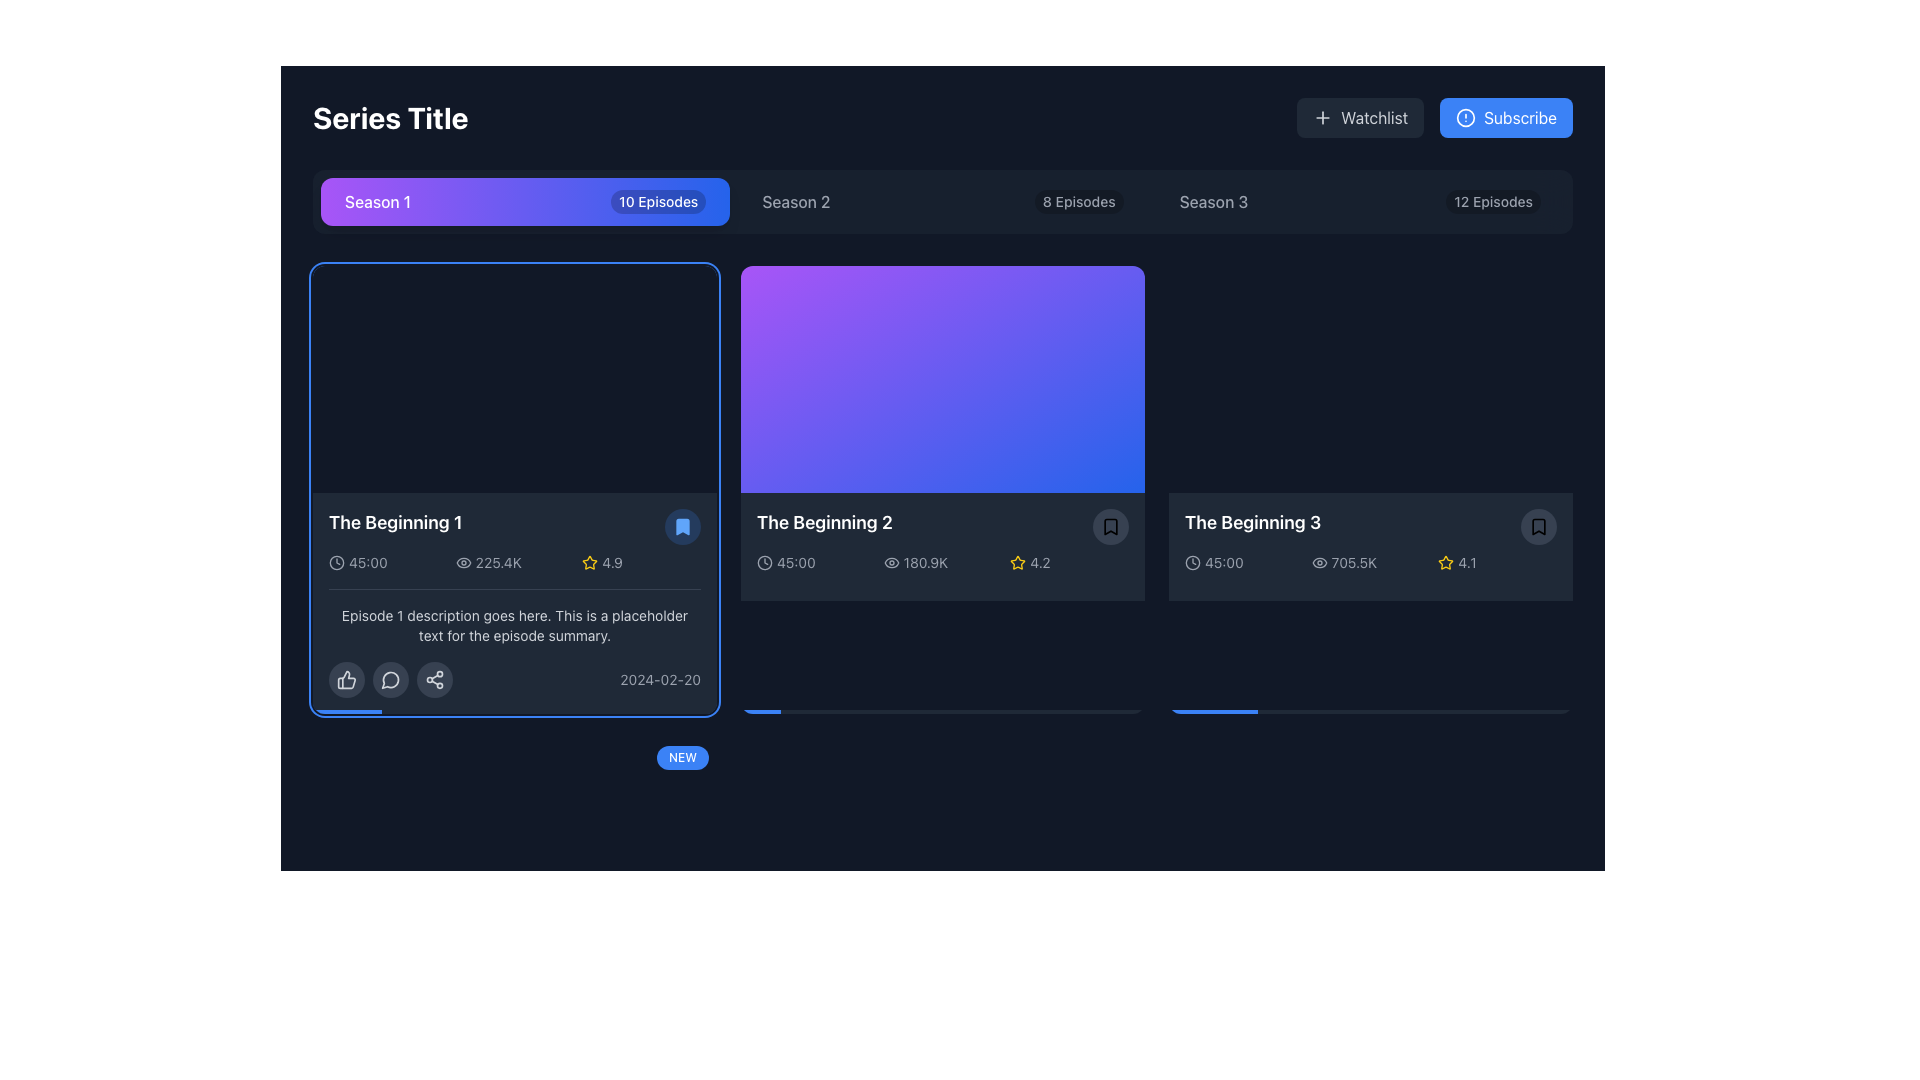 This screenshot has height=1080, width=1920. I want to click on the eye icon located to the left of the '705.5K' text in the metadata display area of the card for 'The Beginning 3', so click(1319, 563).